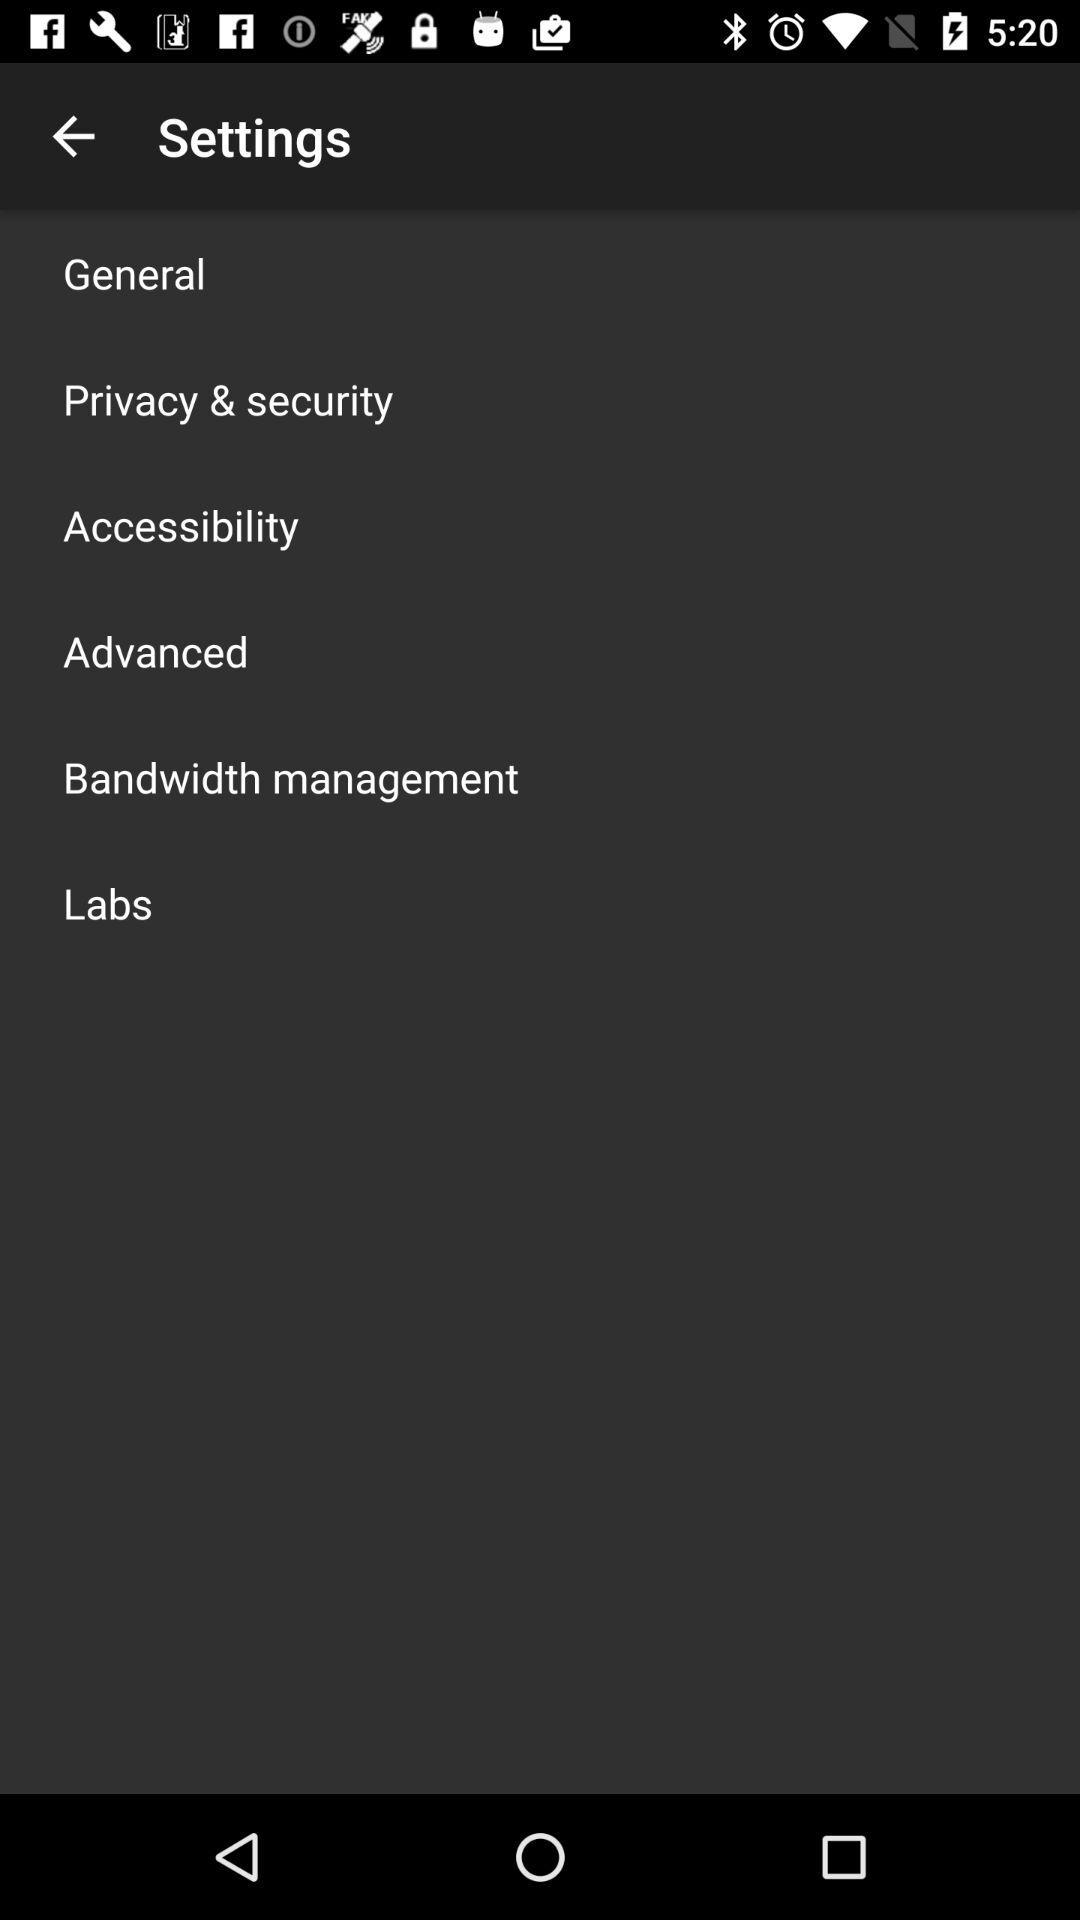 This screenshot has height=1920, width=1080. Describe the element at coordinates (154, 651) in the screenshot. I see `item above bandwidth management app` at that location.